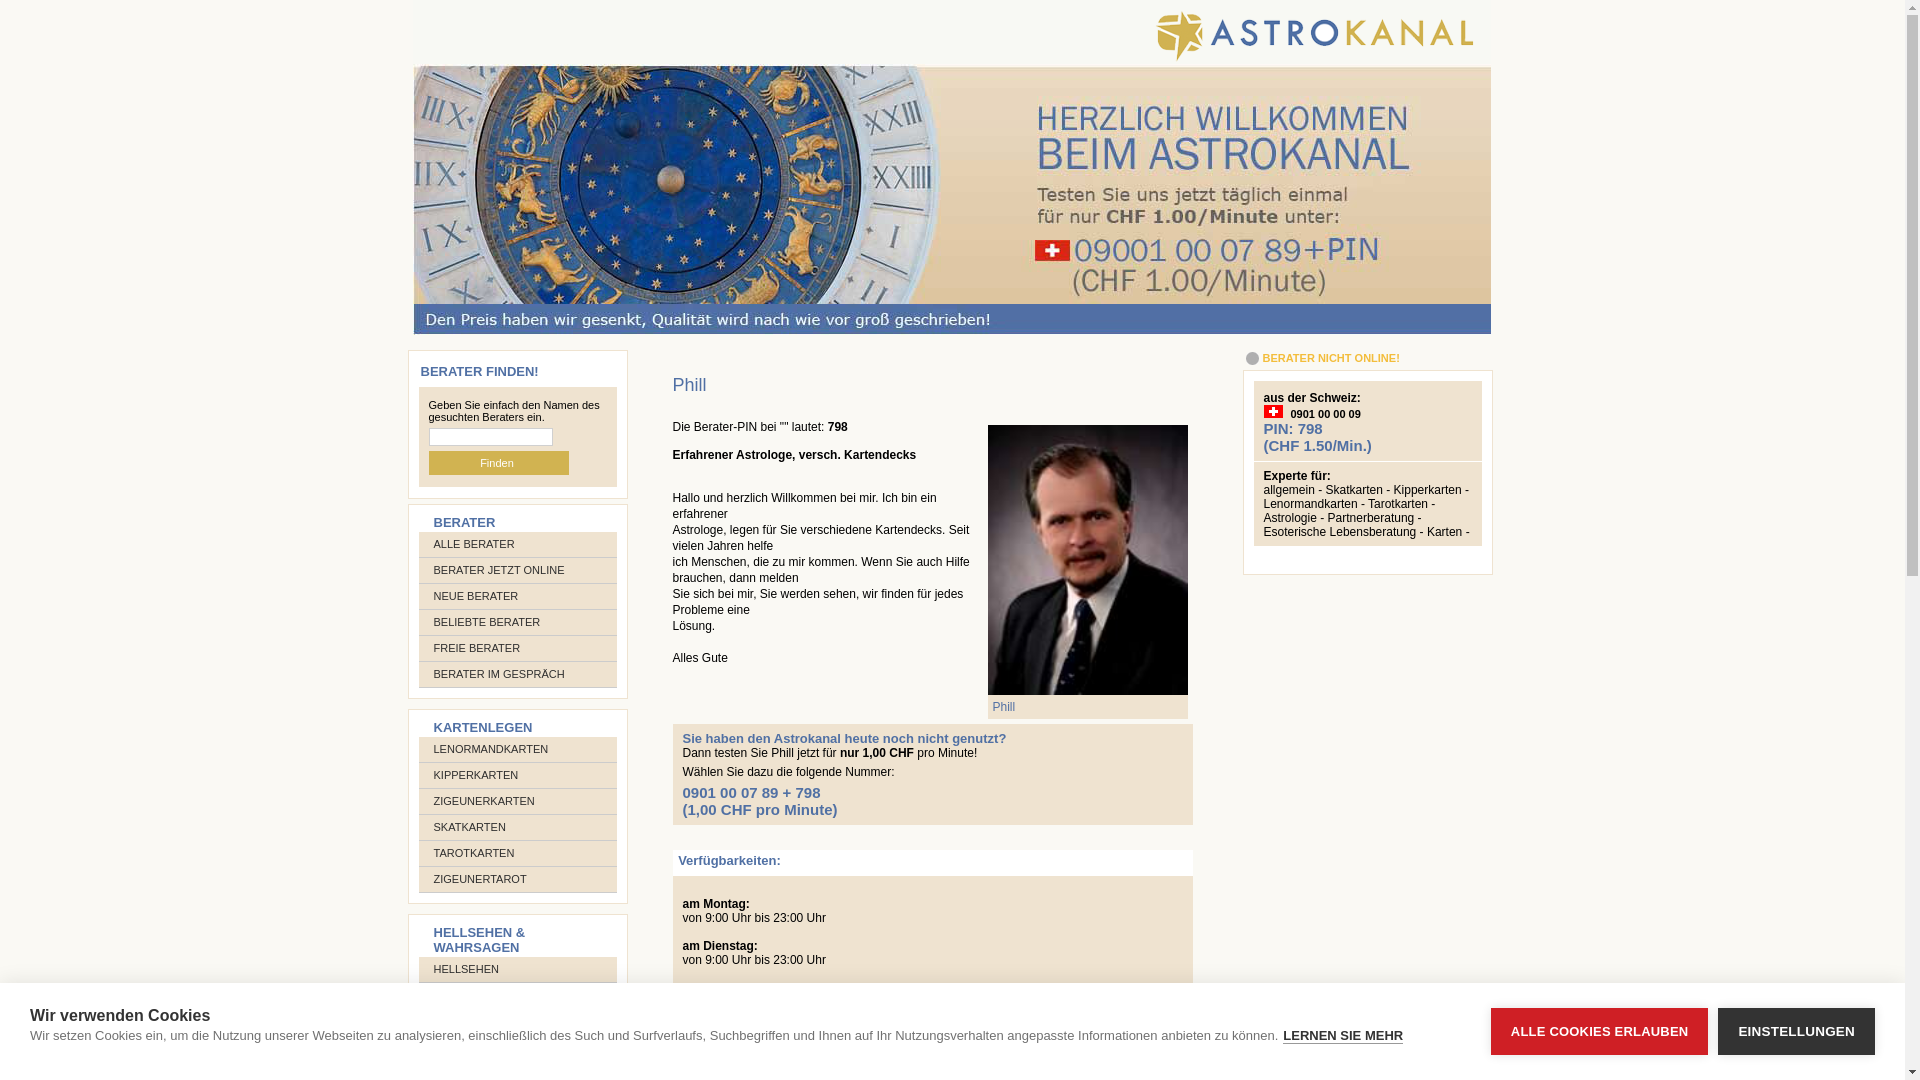 Image resolution: width=1920 pixels, height=1080 pixels. Describe the element at coordinates (455, 1071) in the screenshot. I see `'PENDEL'` at that location.